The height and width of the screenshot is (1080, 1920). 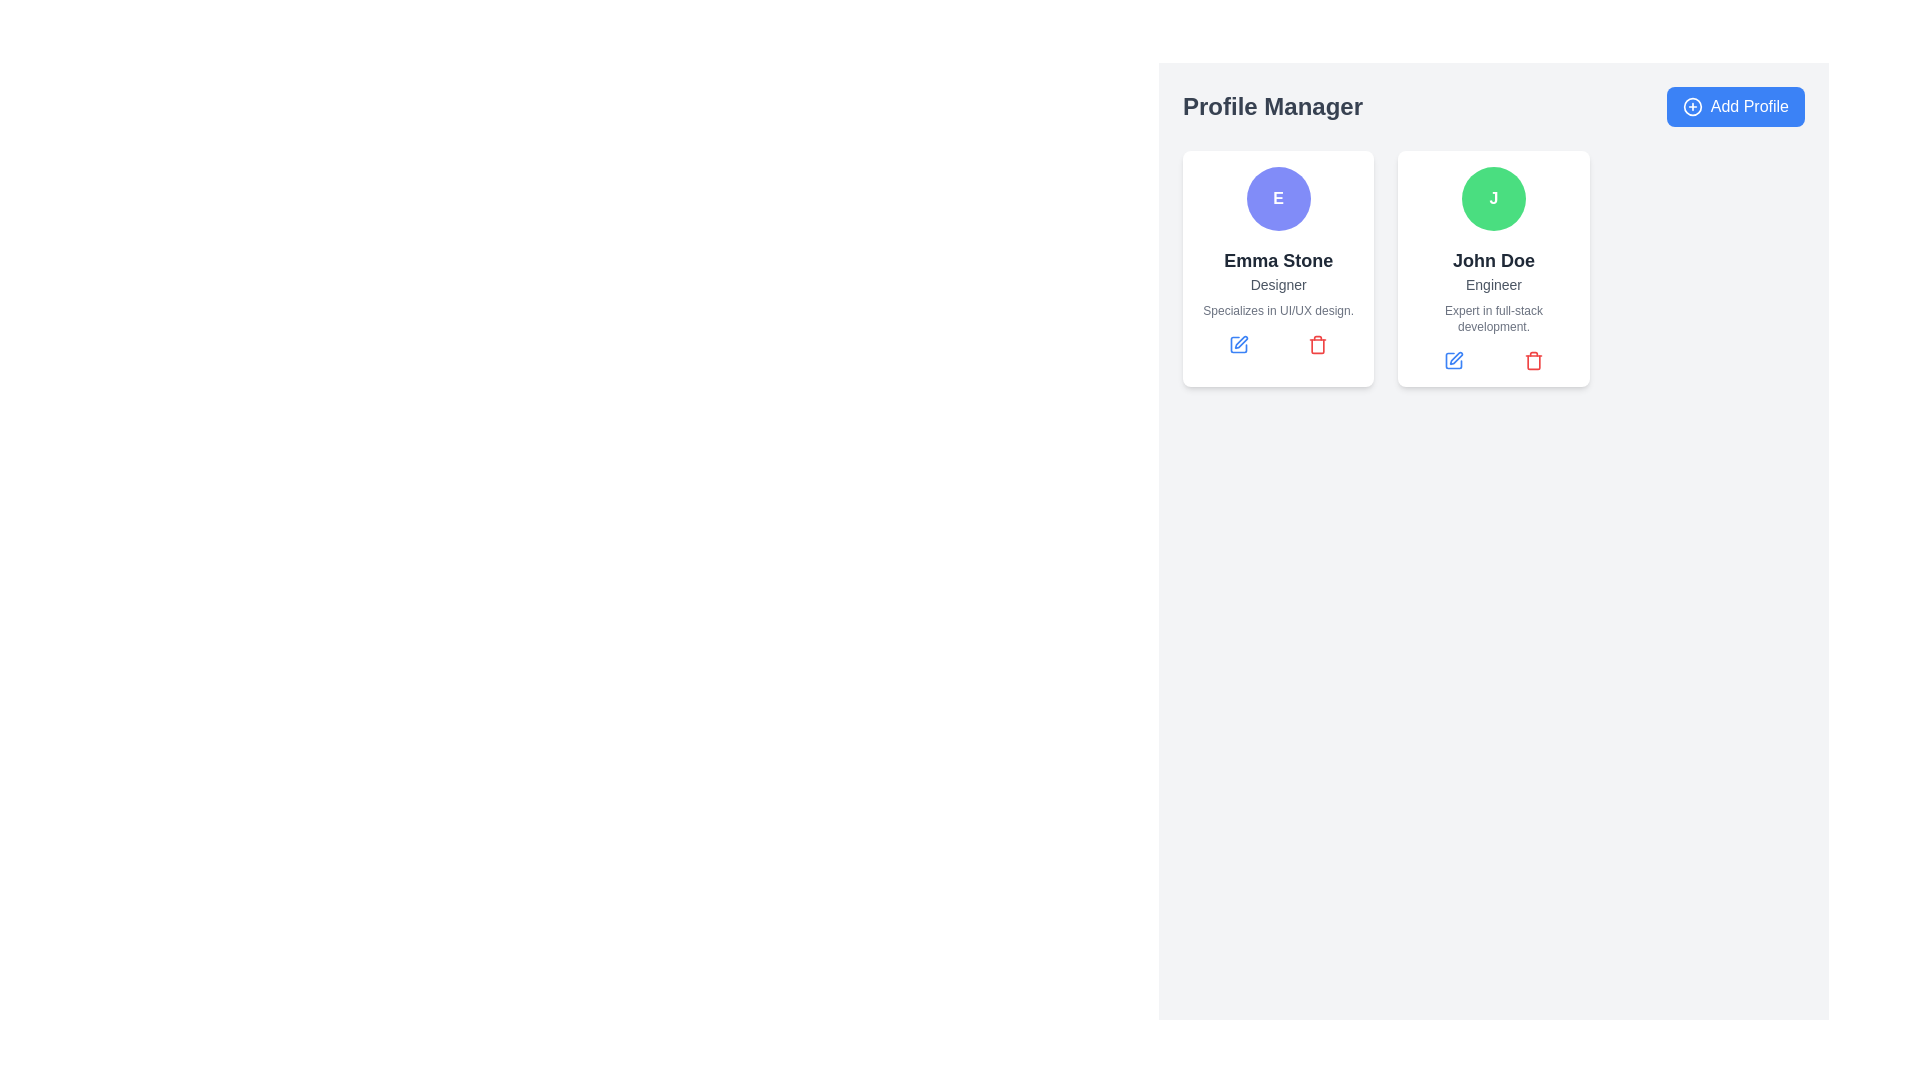 What do you see at coordinates (1493, 199) in the screenshot?
I see `the avatar representing user 'John Doe' located at the top-center of the rightmost card in the profile layout` at bounding box center [1493, 199].